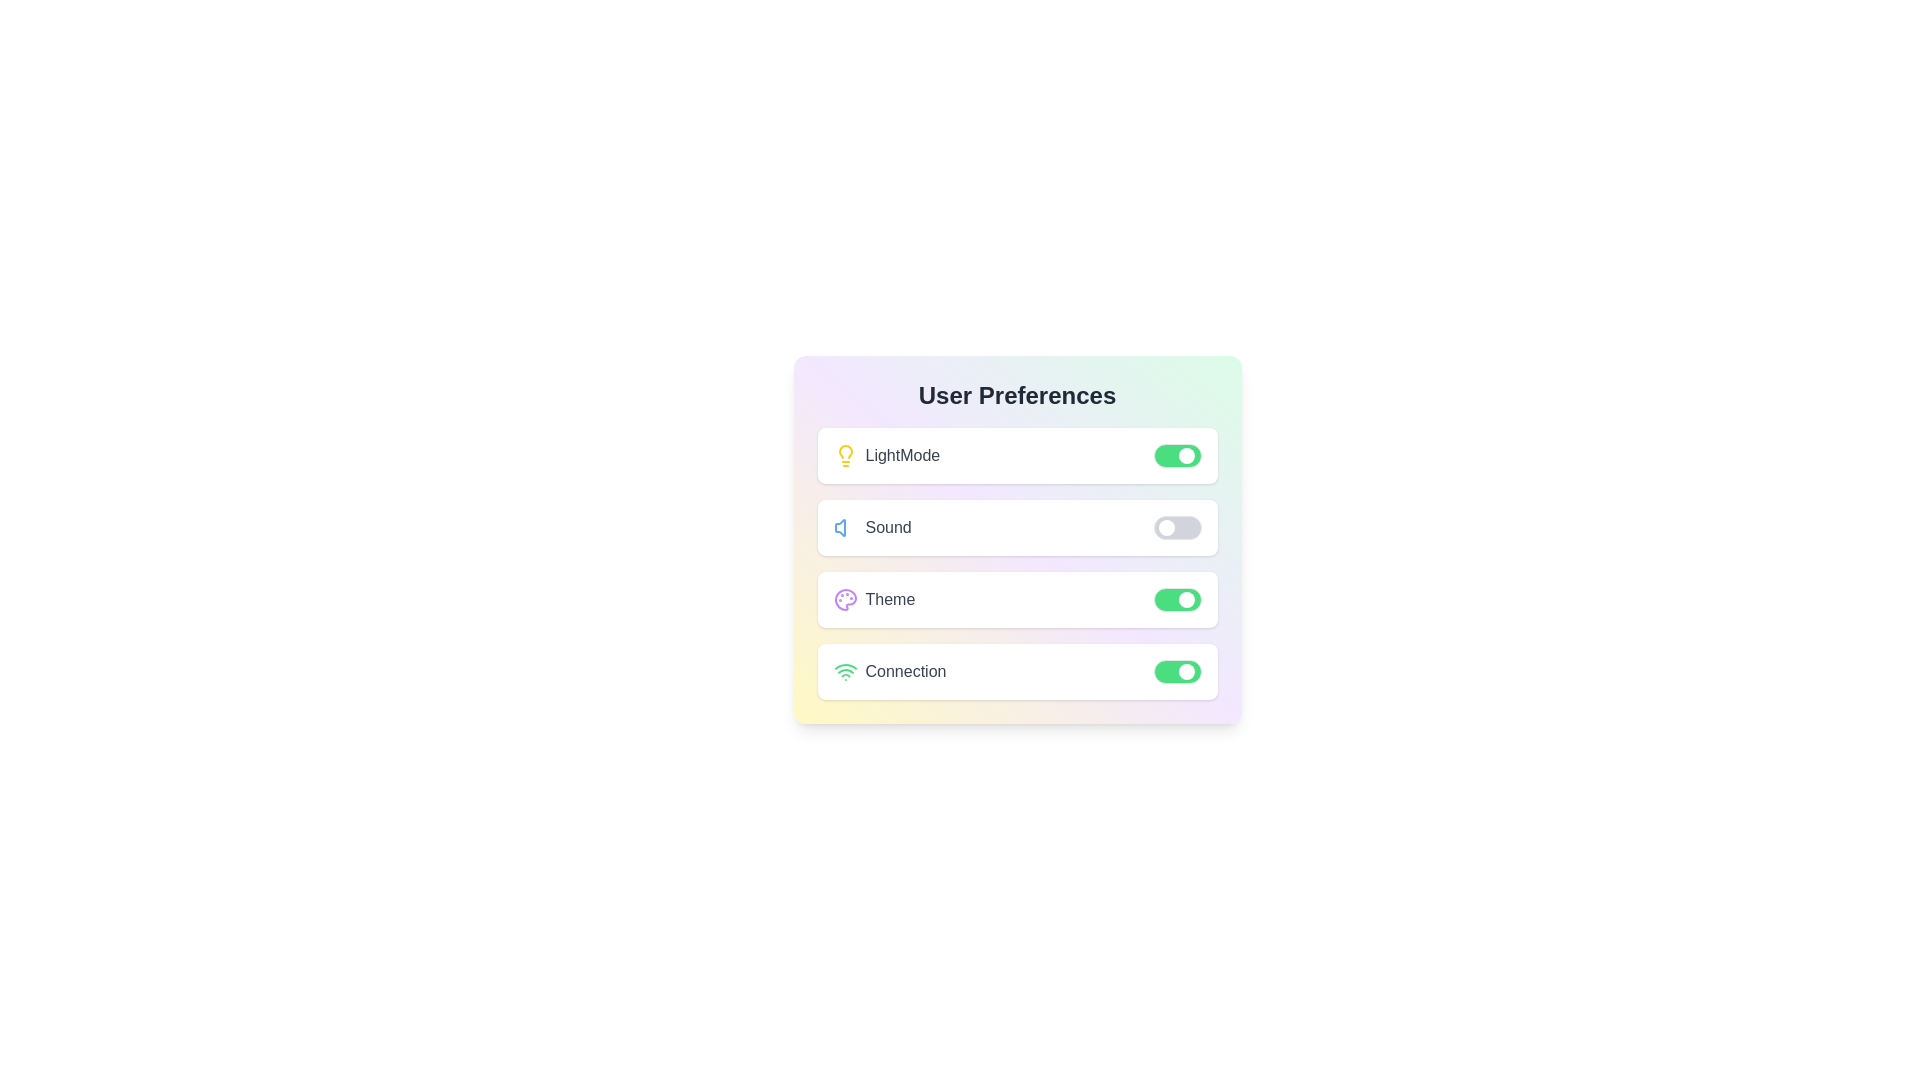 The image size is (1920, 1080). Describe the element at coordinates (1186, 671) in the screenshot. I see `the circular toggle indicator associated with the 'Connection' label in the 'User Preferences' section to change its state` at that location.